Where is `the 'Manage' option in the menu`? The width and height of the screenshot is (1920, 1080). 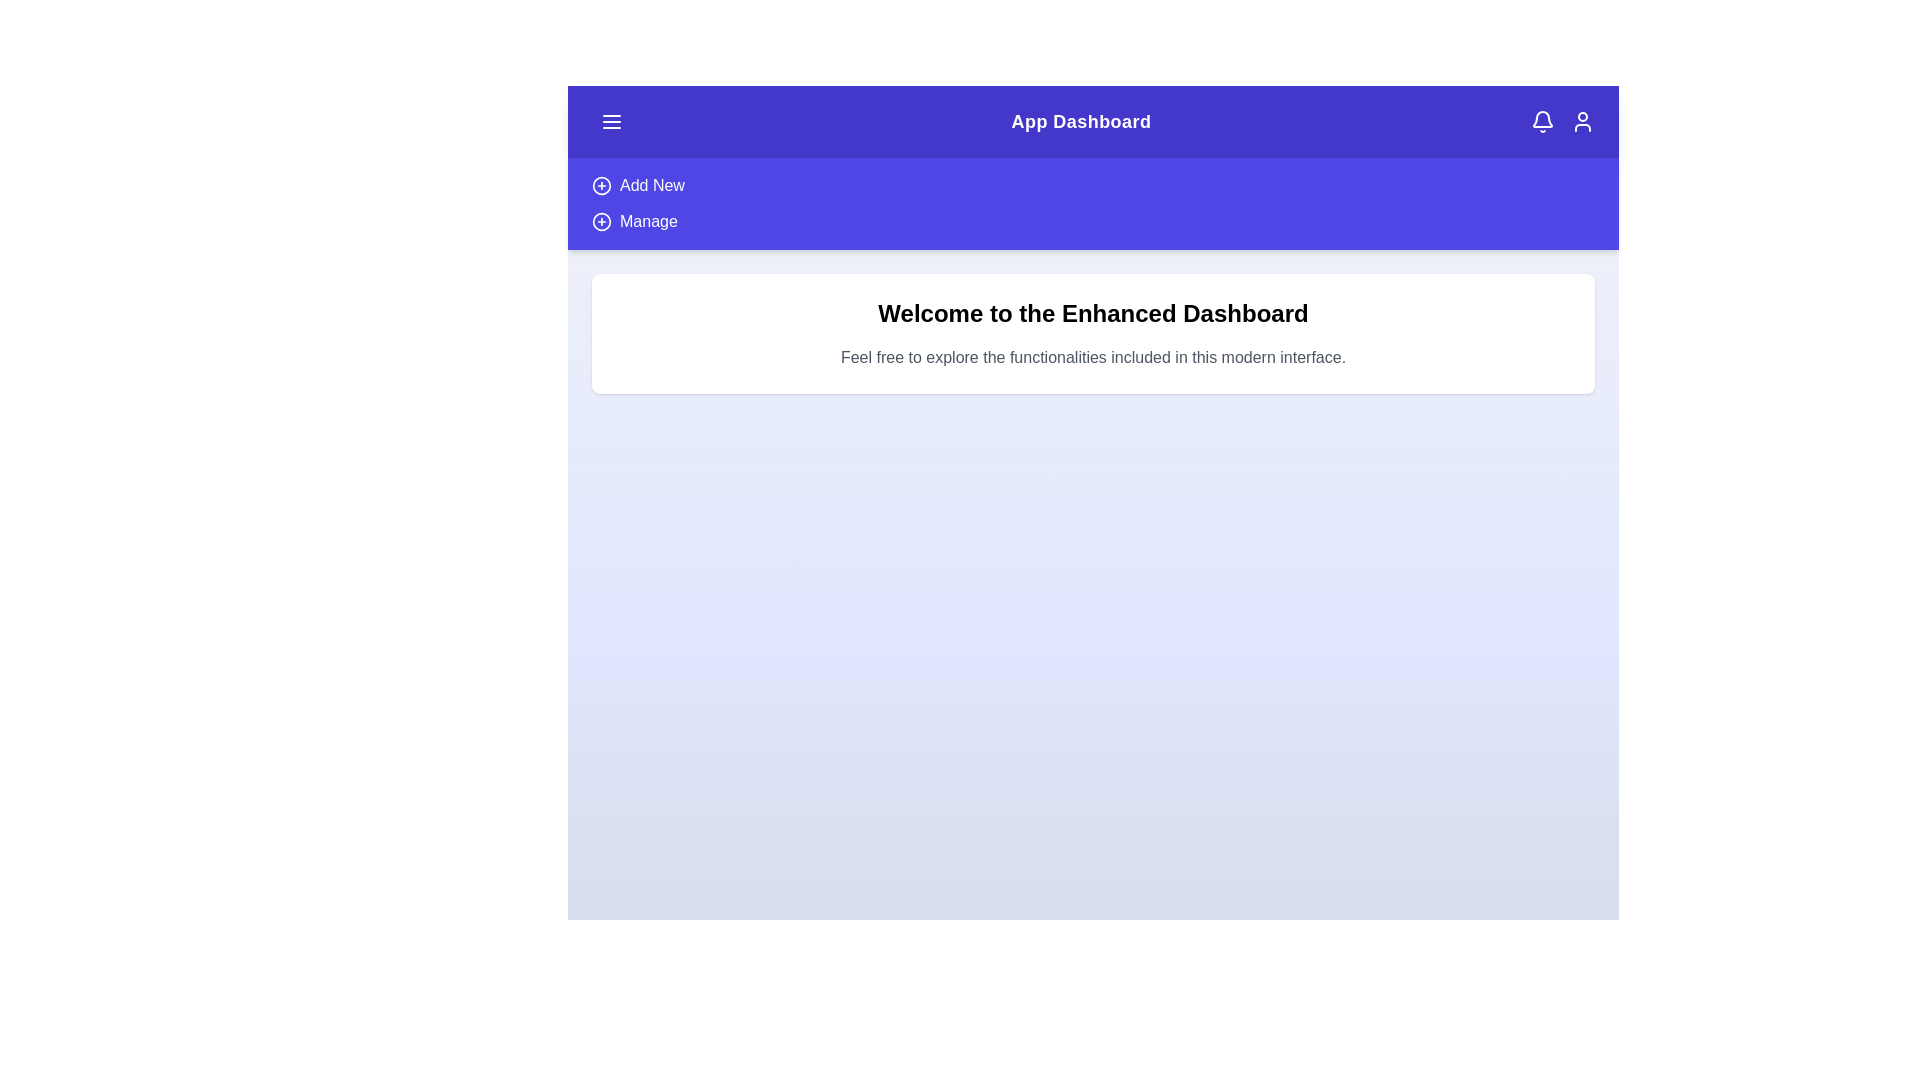 the 'Manage' option in the menu is located at coordinates (648, 222).